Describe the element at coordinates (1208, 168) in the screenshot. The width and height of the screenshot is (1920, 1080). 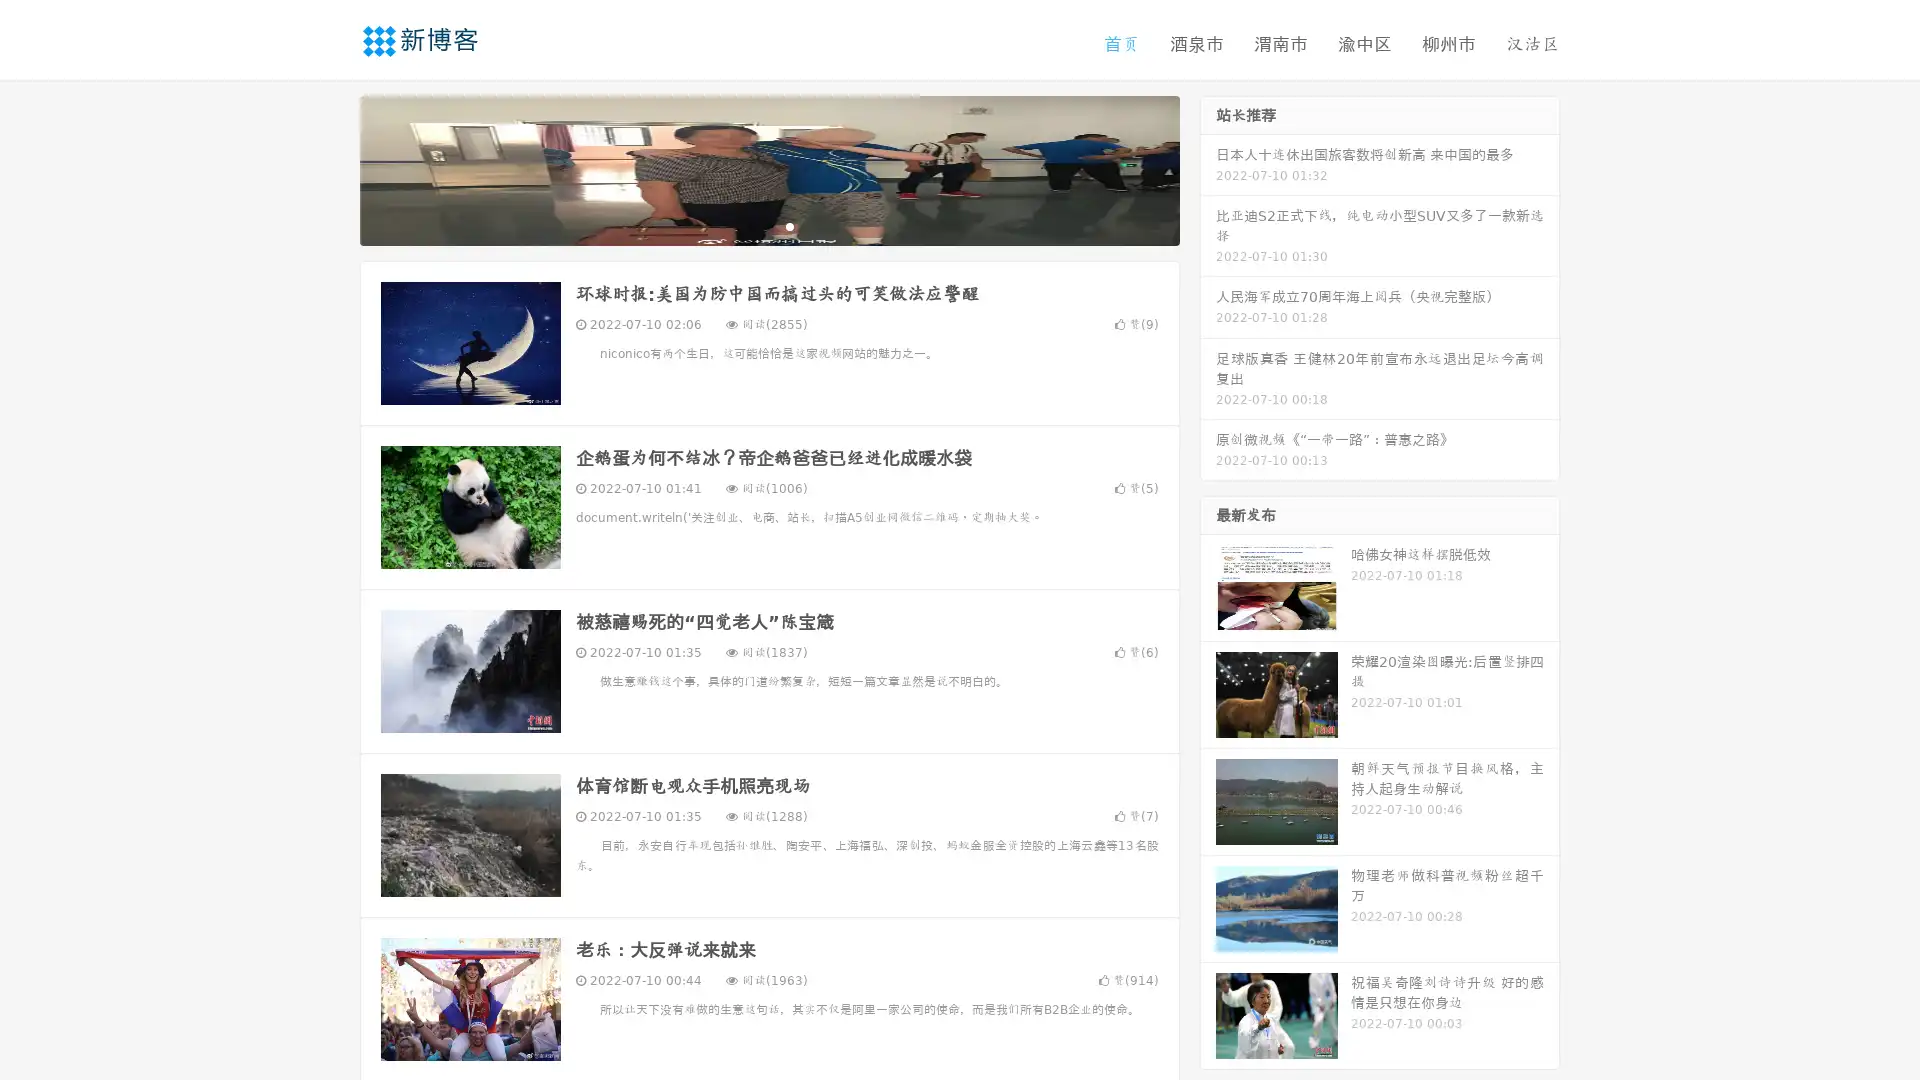
I see `Next slide` at that location.